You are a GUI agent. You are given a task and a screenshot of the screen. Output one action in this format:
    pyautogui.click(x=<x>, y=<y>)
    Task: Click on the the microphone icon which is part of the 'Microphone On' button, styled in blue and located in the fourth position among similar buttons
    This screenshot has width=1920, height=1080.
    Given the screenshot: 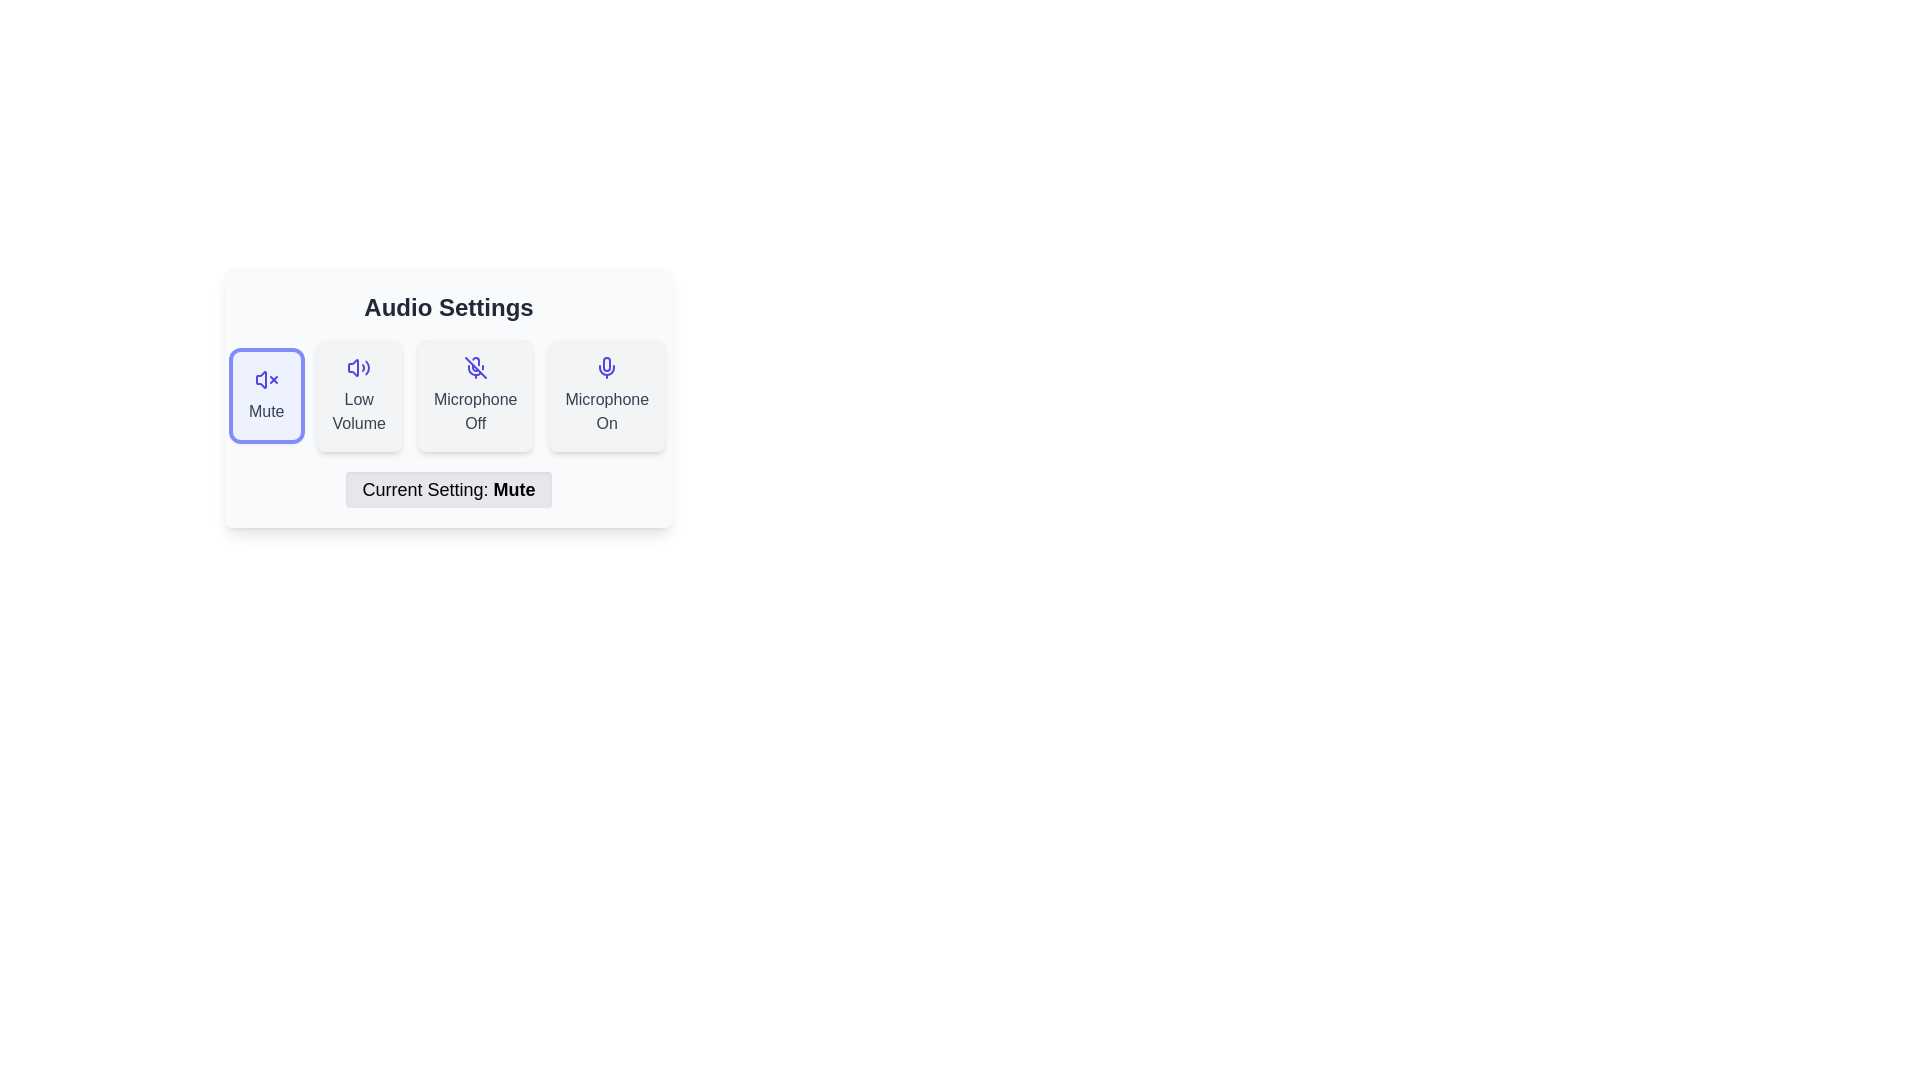 What is the action you would take?
    pyautogui.click(x=606, y=367)
    